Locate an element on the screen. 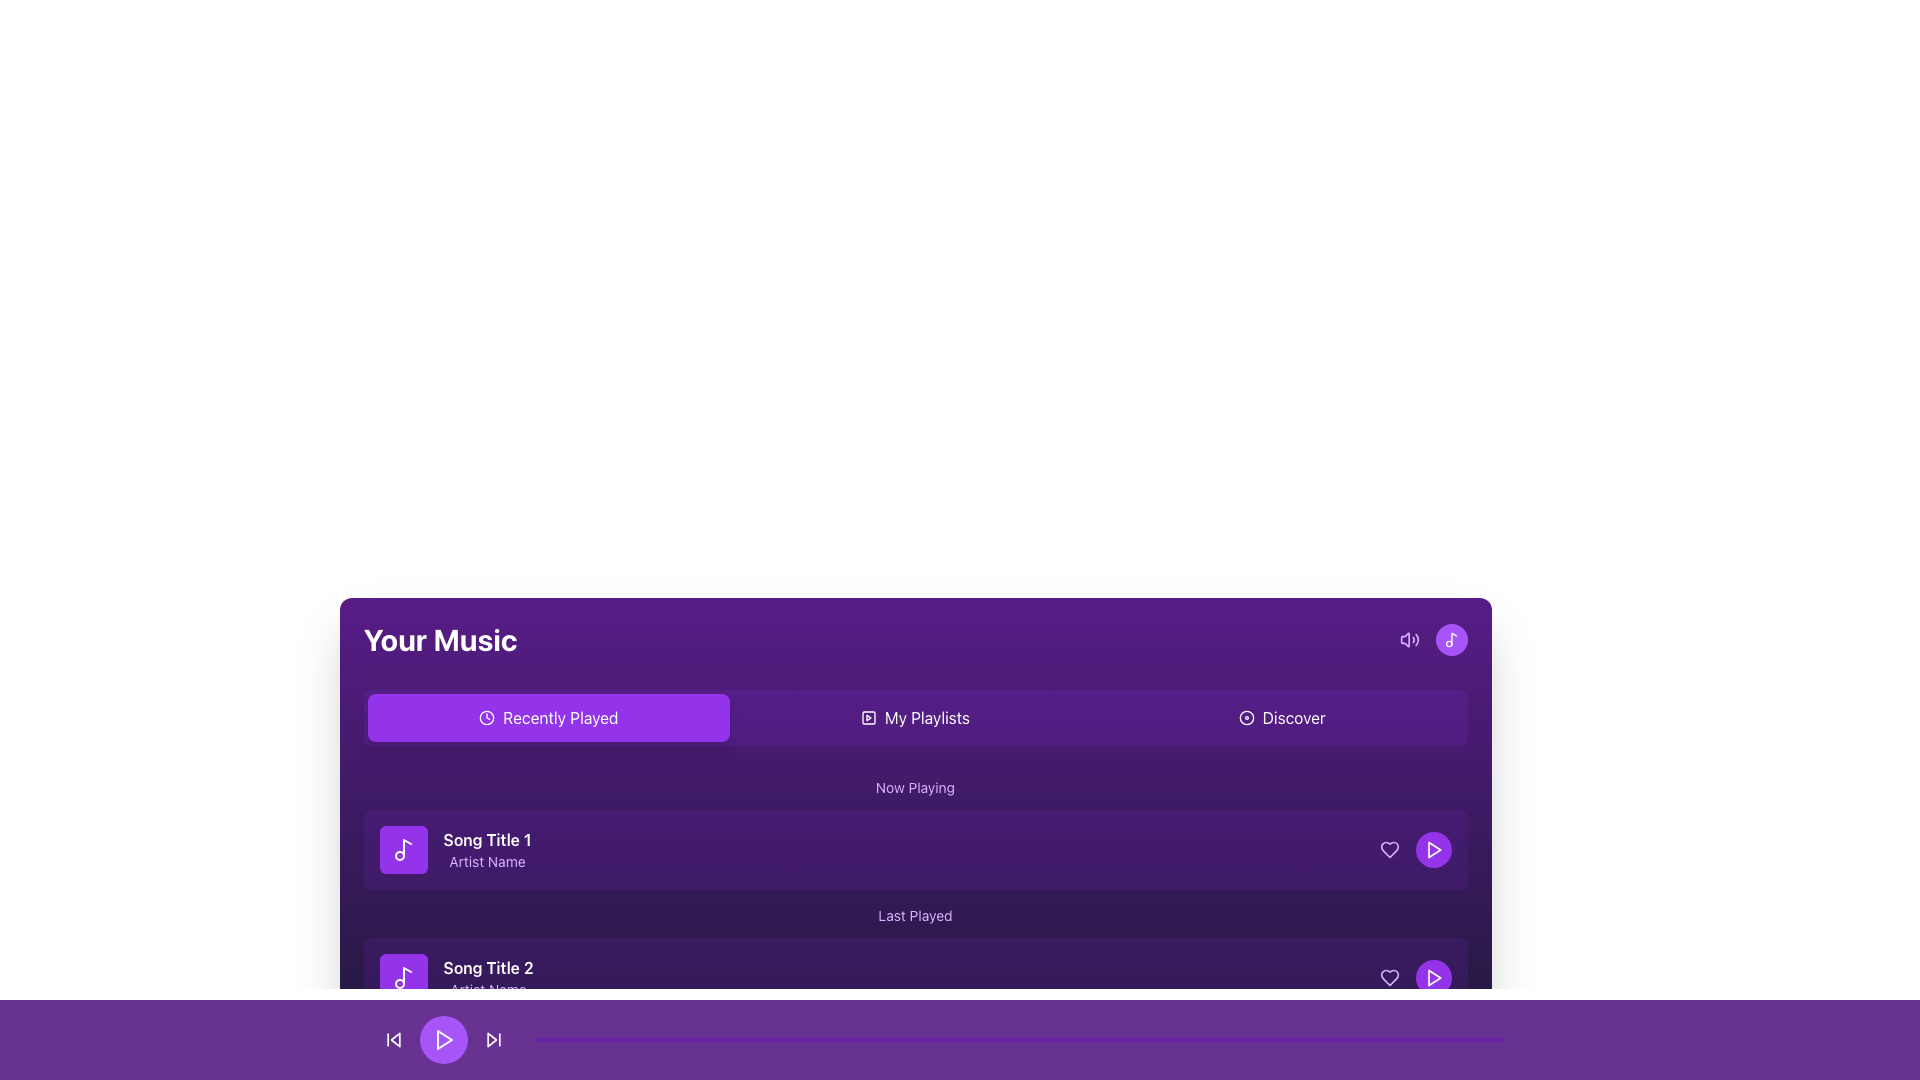 The width and height of the screenshot is (1920, 1080). the 'Recently Played' button, which is a vibrant purple rectangular button with rounded corners, displaying a clock icon and the label 'Recently Played' is located at coordinates (548, 716).